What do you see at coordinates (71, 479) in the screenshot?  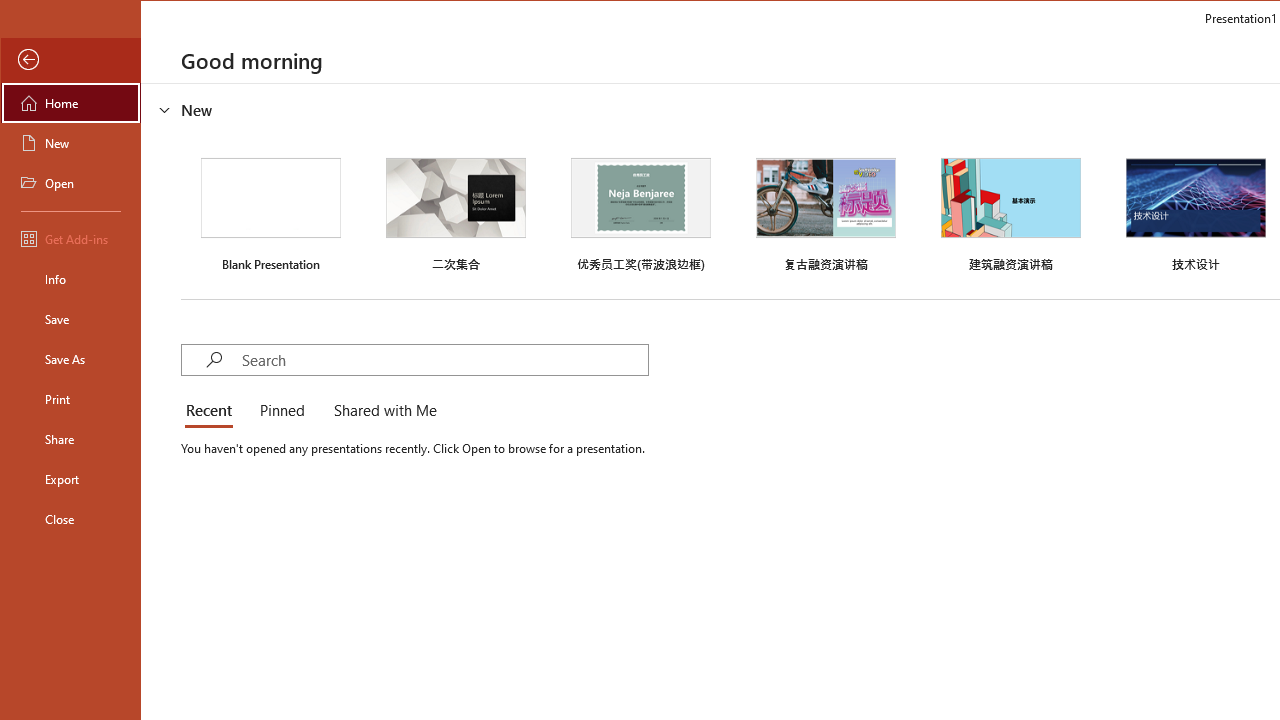 I see `'Export'` at bounding box center [71, 479].